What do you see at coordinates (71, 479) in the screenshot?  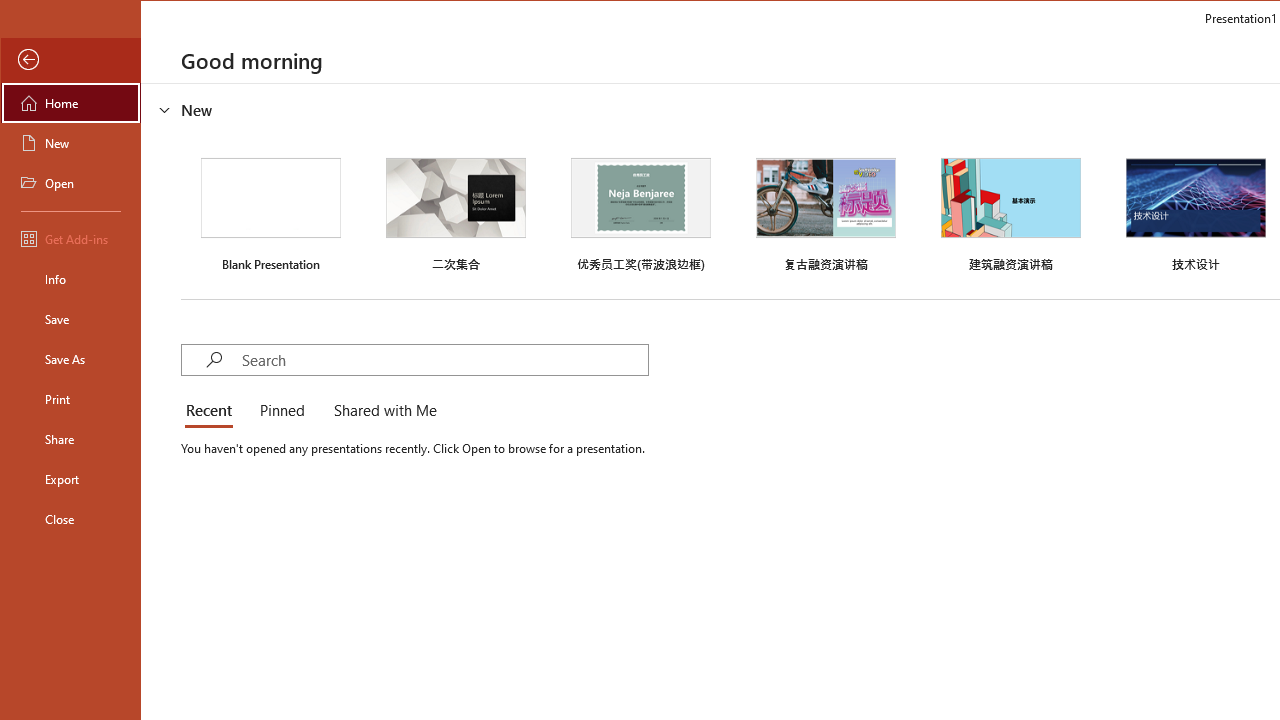 I see `'Export'` at bounding box center [71, 479].